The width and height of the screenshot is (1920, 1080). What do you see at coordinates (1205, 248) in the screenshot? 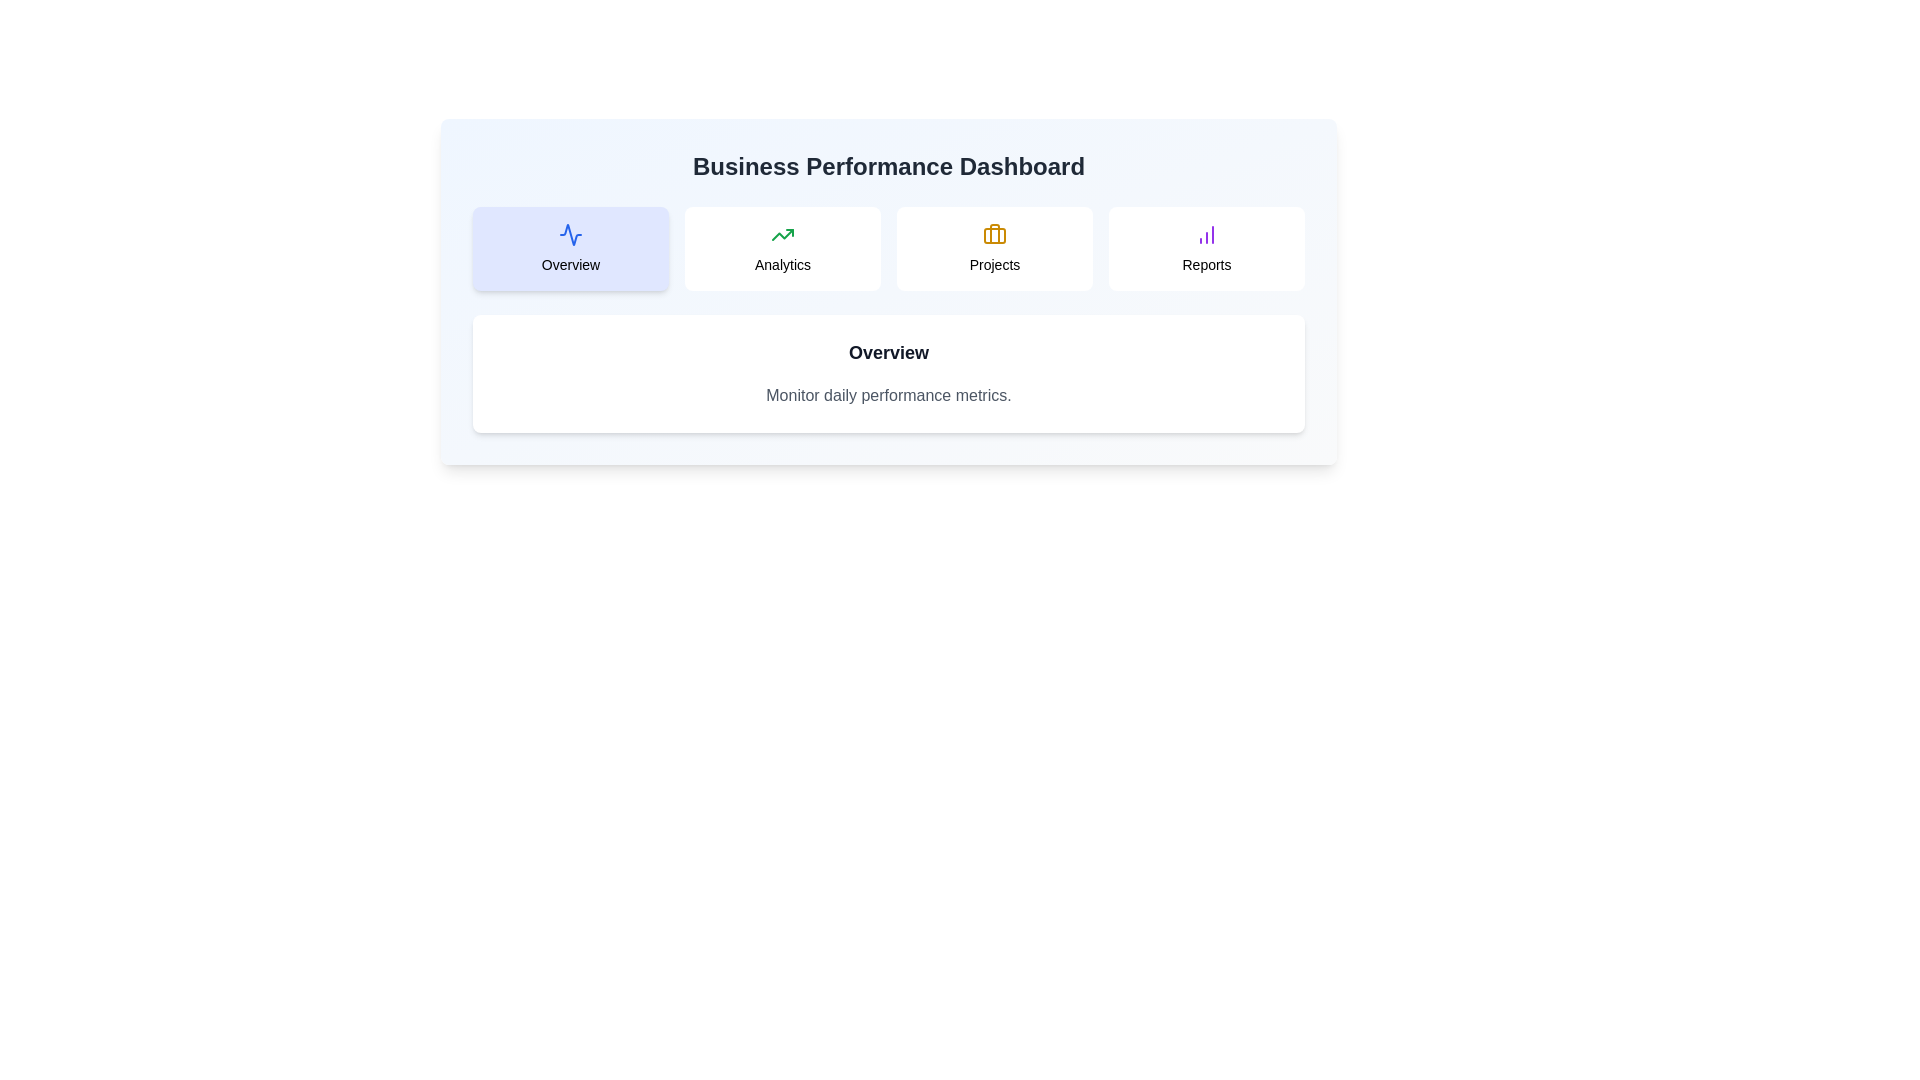
I see `the tab corresponding to Reports to display hover feedback` at bounding box center [1205, 248].